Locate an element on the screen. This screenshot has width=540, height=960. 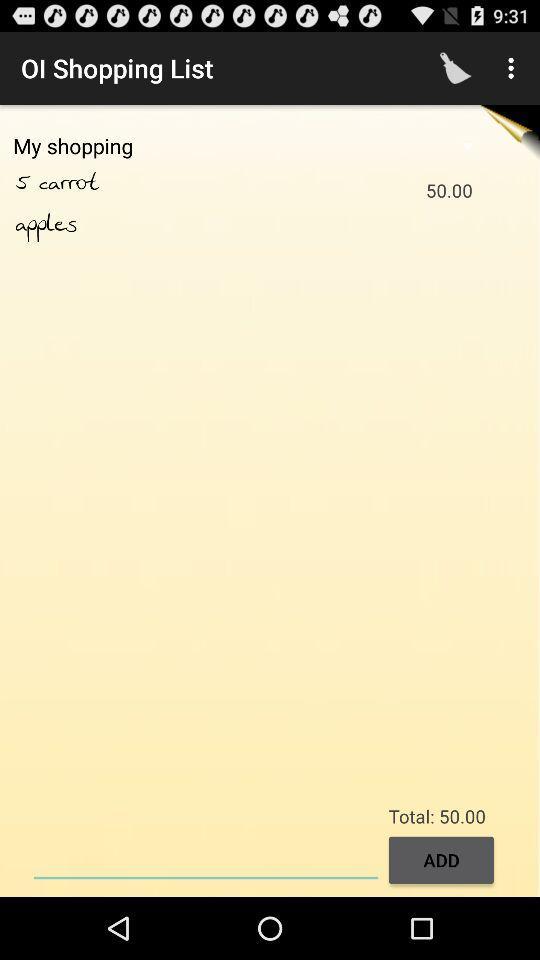
the icon to the left of add item is located at coordinates (205, 857).